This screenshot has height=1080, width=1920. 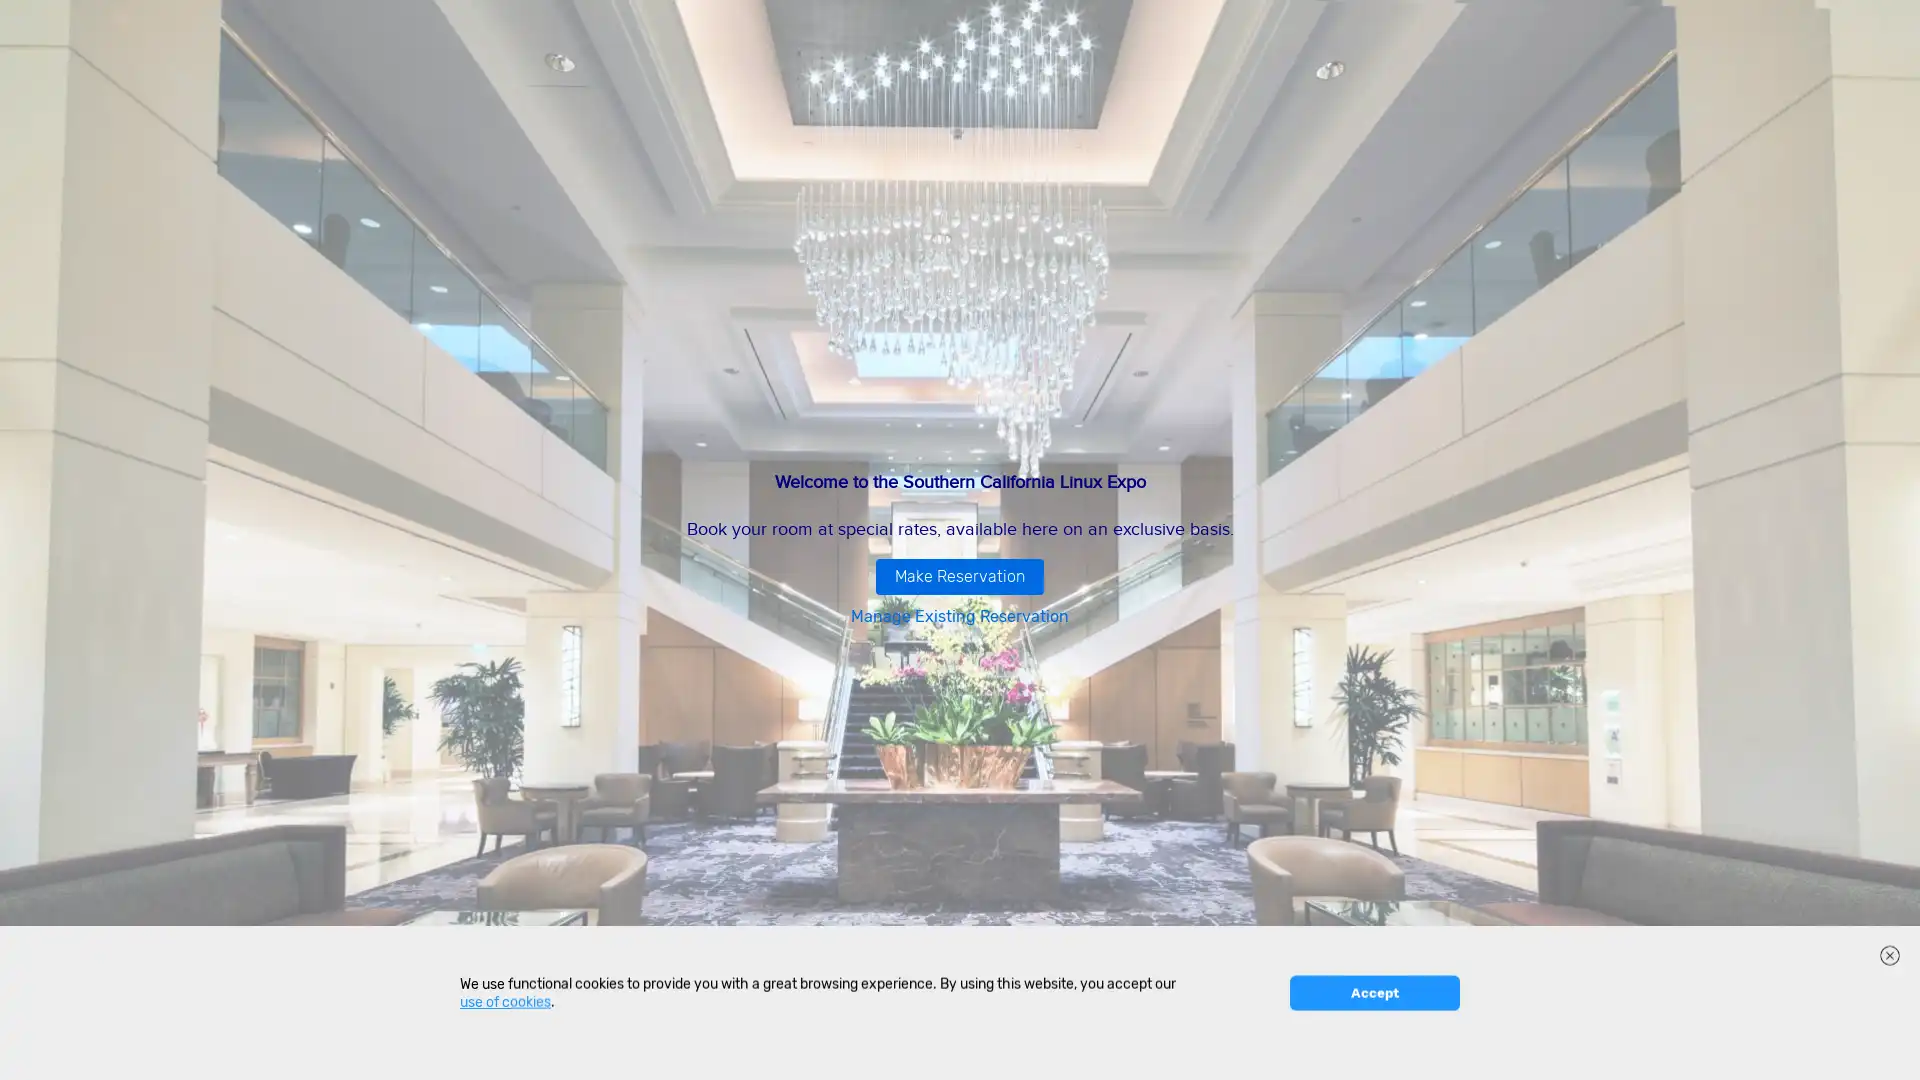 What do you see at coordinates (1373, 1050) in the screenshot?
I see `Accept` at bounding box center [1373, 1050].